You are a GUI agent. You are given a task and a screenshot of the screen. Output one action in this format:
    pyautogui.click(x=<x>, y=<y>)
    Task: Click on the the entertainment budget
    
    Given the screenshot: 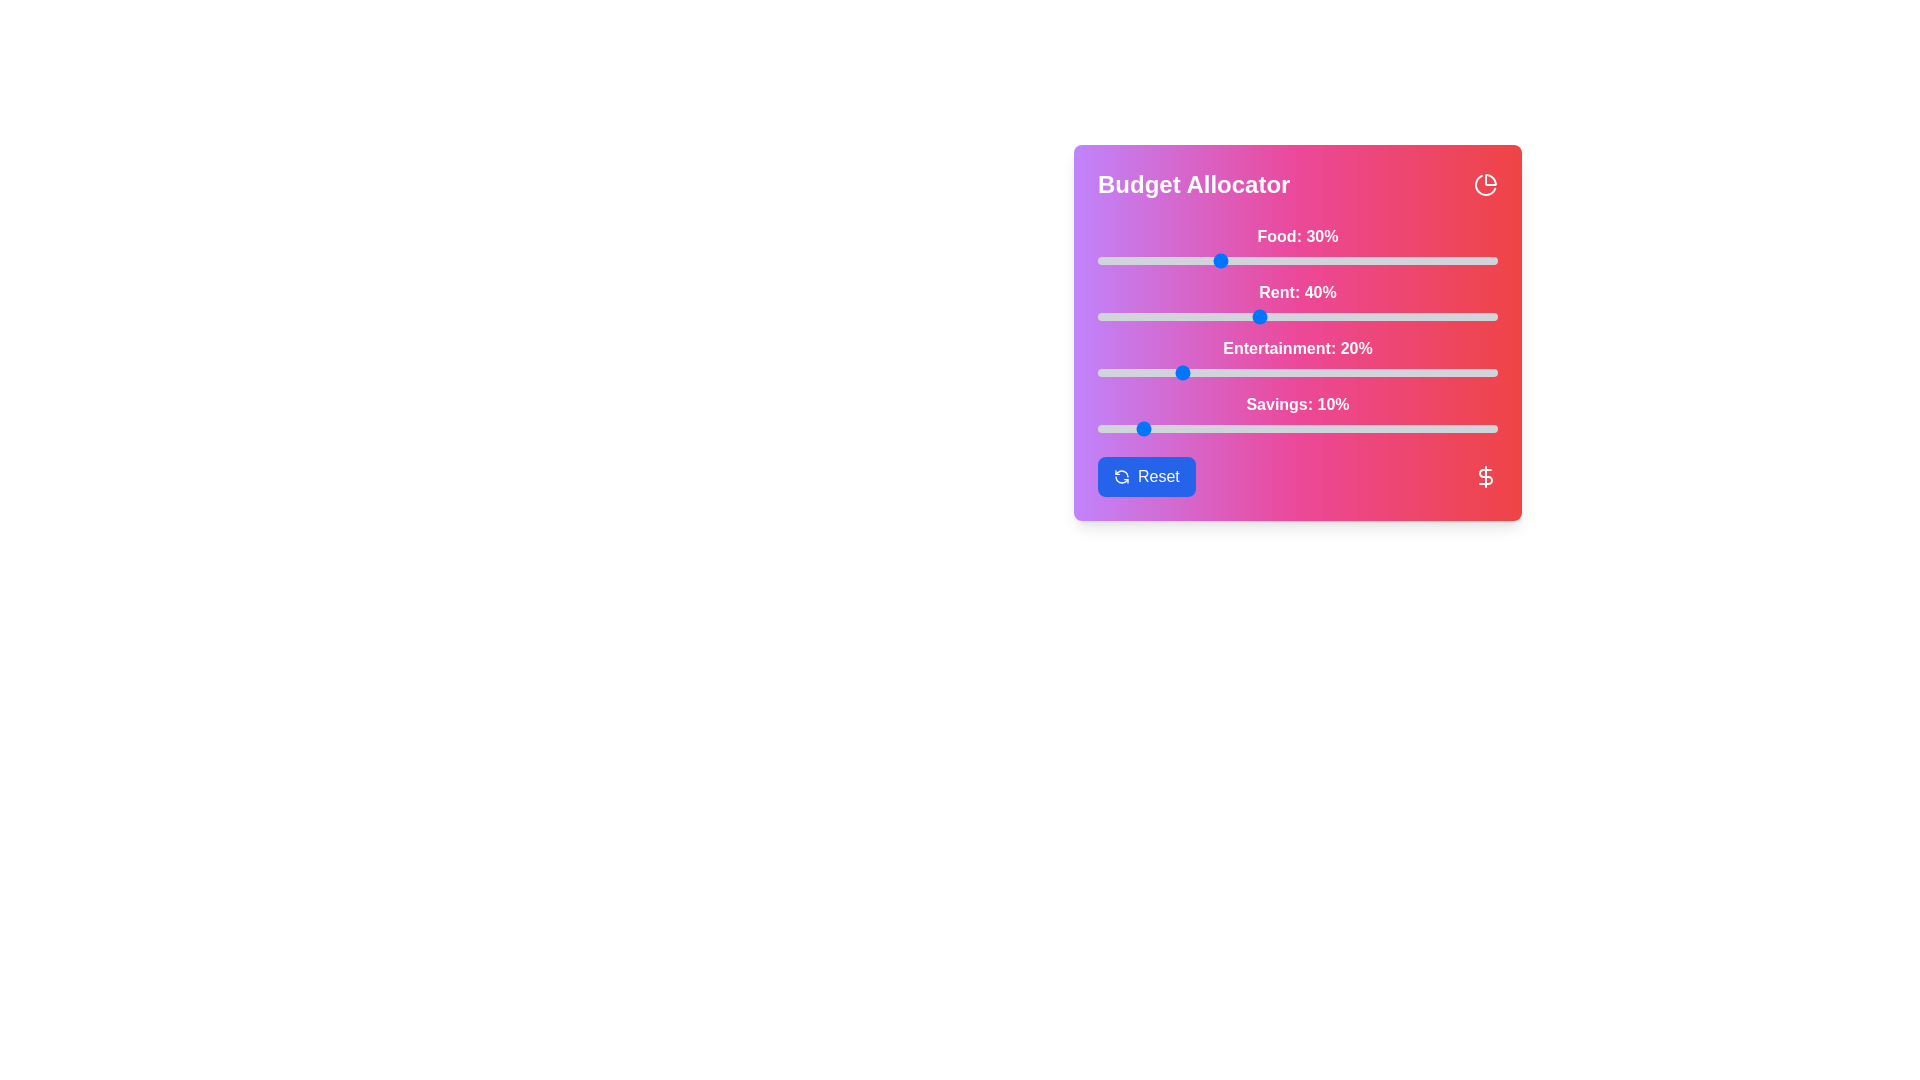 What is the action you would take?
    pyautogui.click(x=1174, y=373)
    